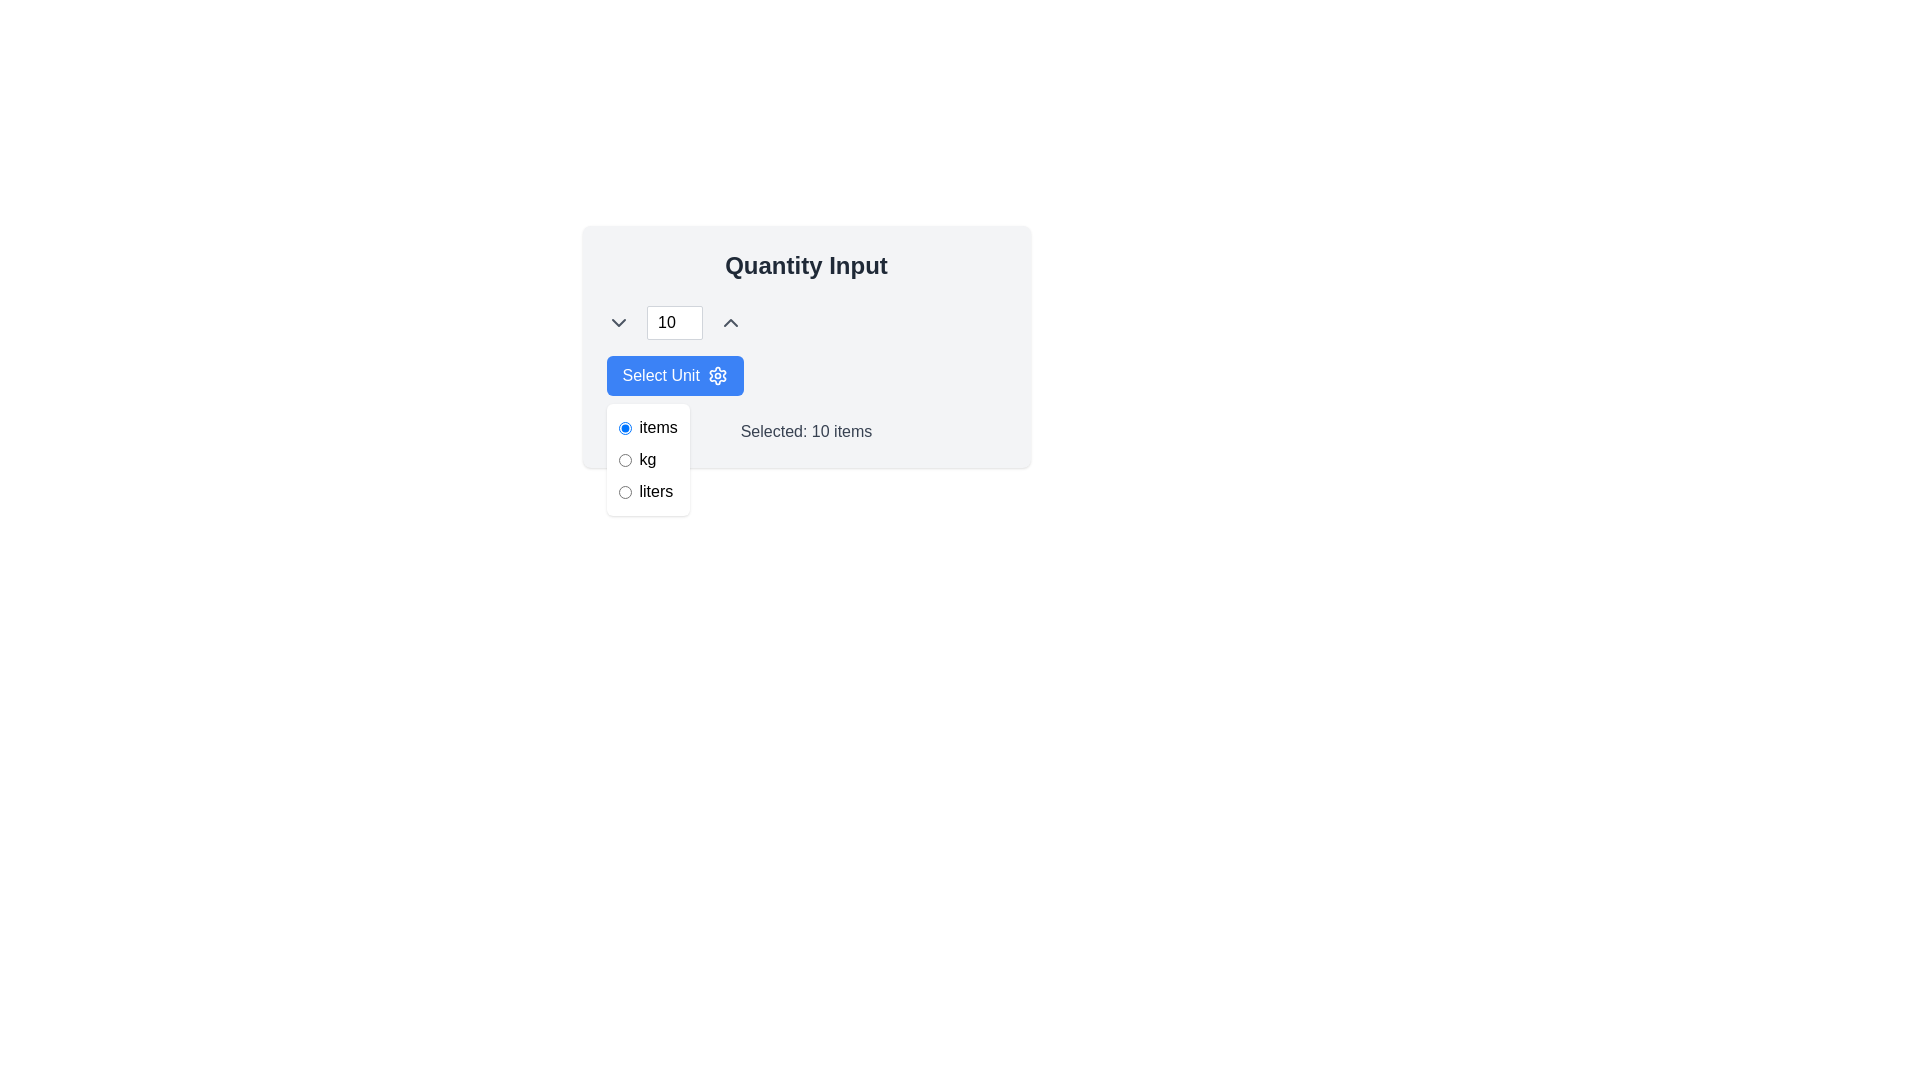  I want to click on the first radio button labeled 'items' in the dropdown menu, so click(648, 427).